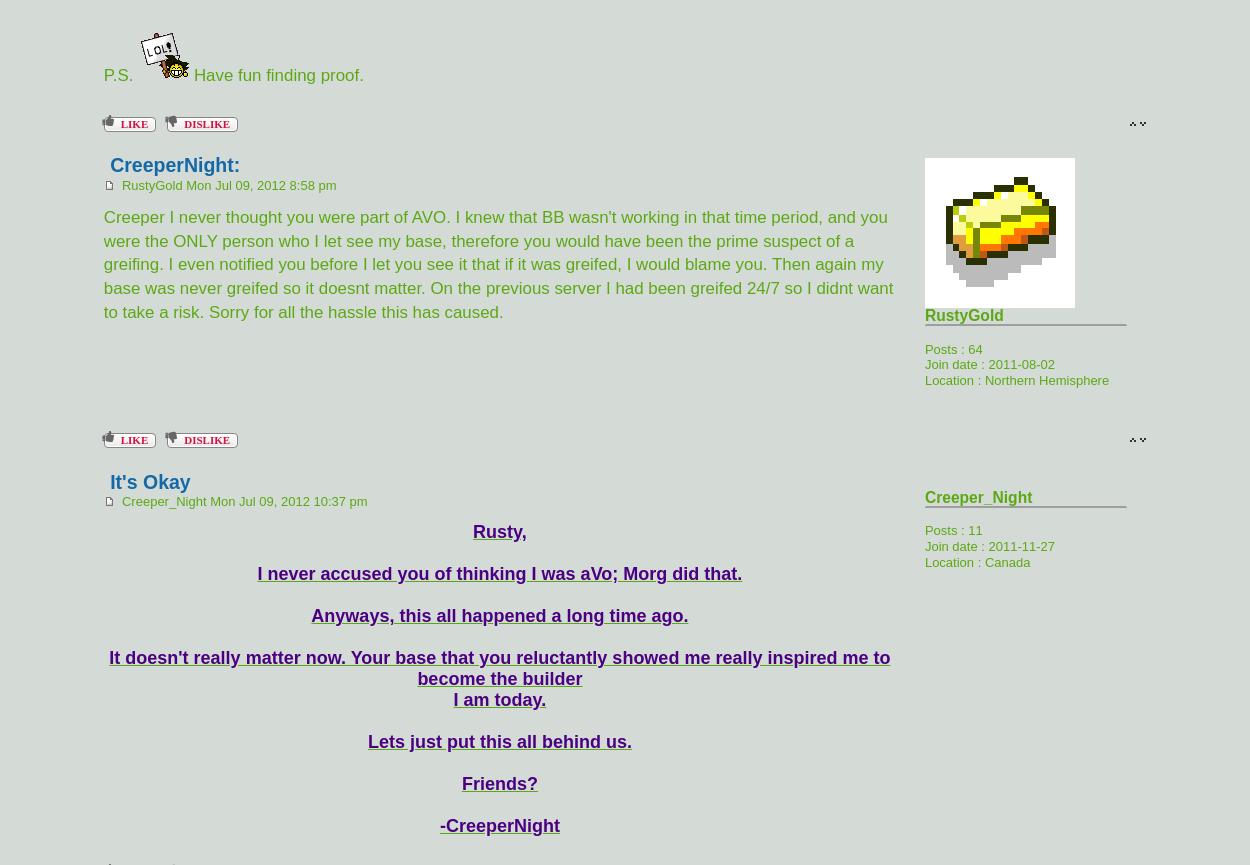 This screenshot has width=1250, height=865. What do you see at coordinates (974, 529) in the screenshot?
I see `'11'` at bounding box center [974, 529].